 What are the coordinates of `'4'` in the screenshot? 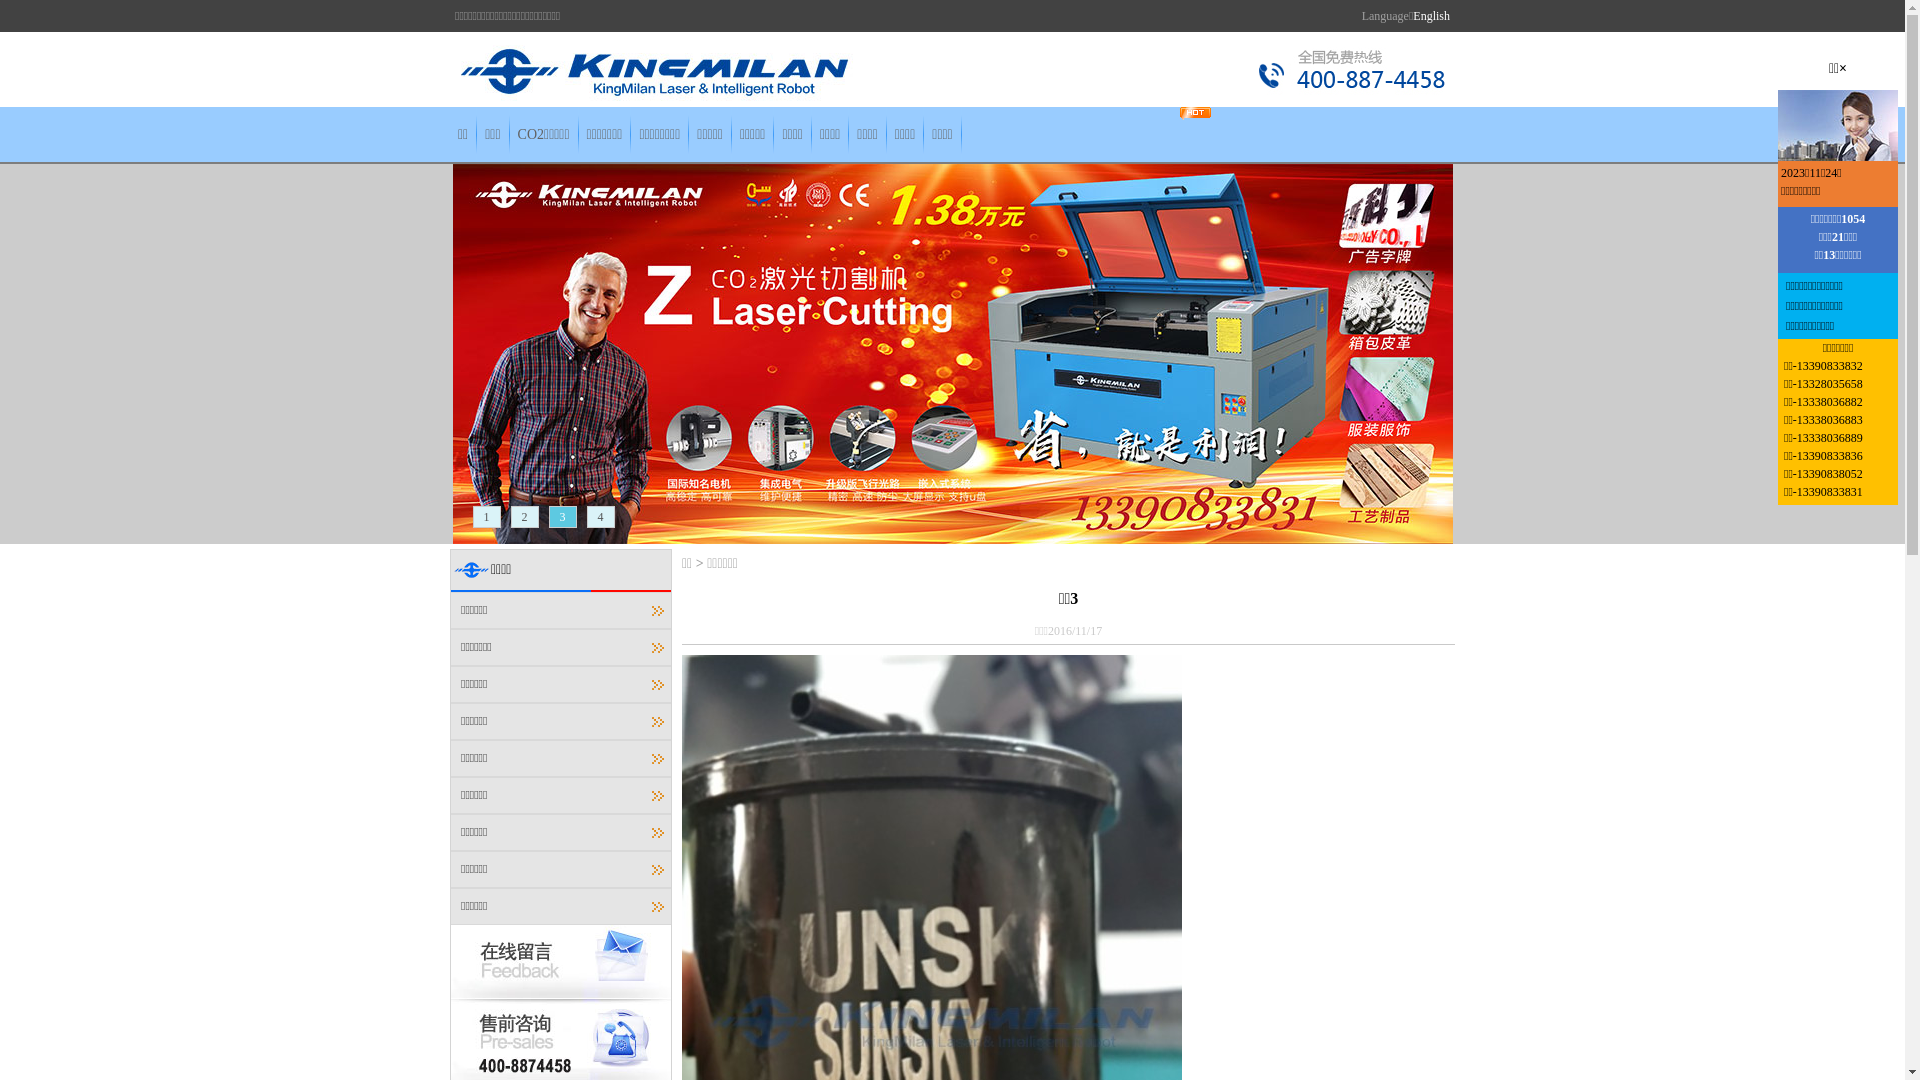 It's located at (599, 515).